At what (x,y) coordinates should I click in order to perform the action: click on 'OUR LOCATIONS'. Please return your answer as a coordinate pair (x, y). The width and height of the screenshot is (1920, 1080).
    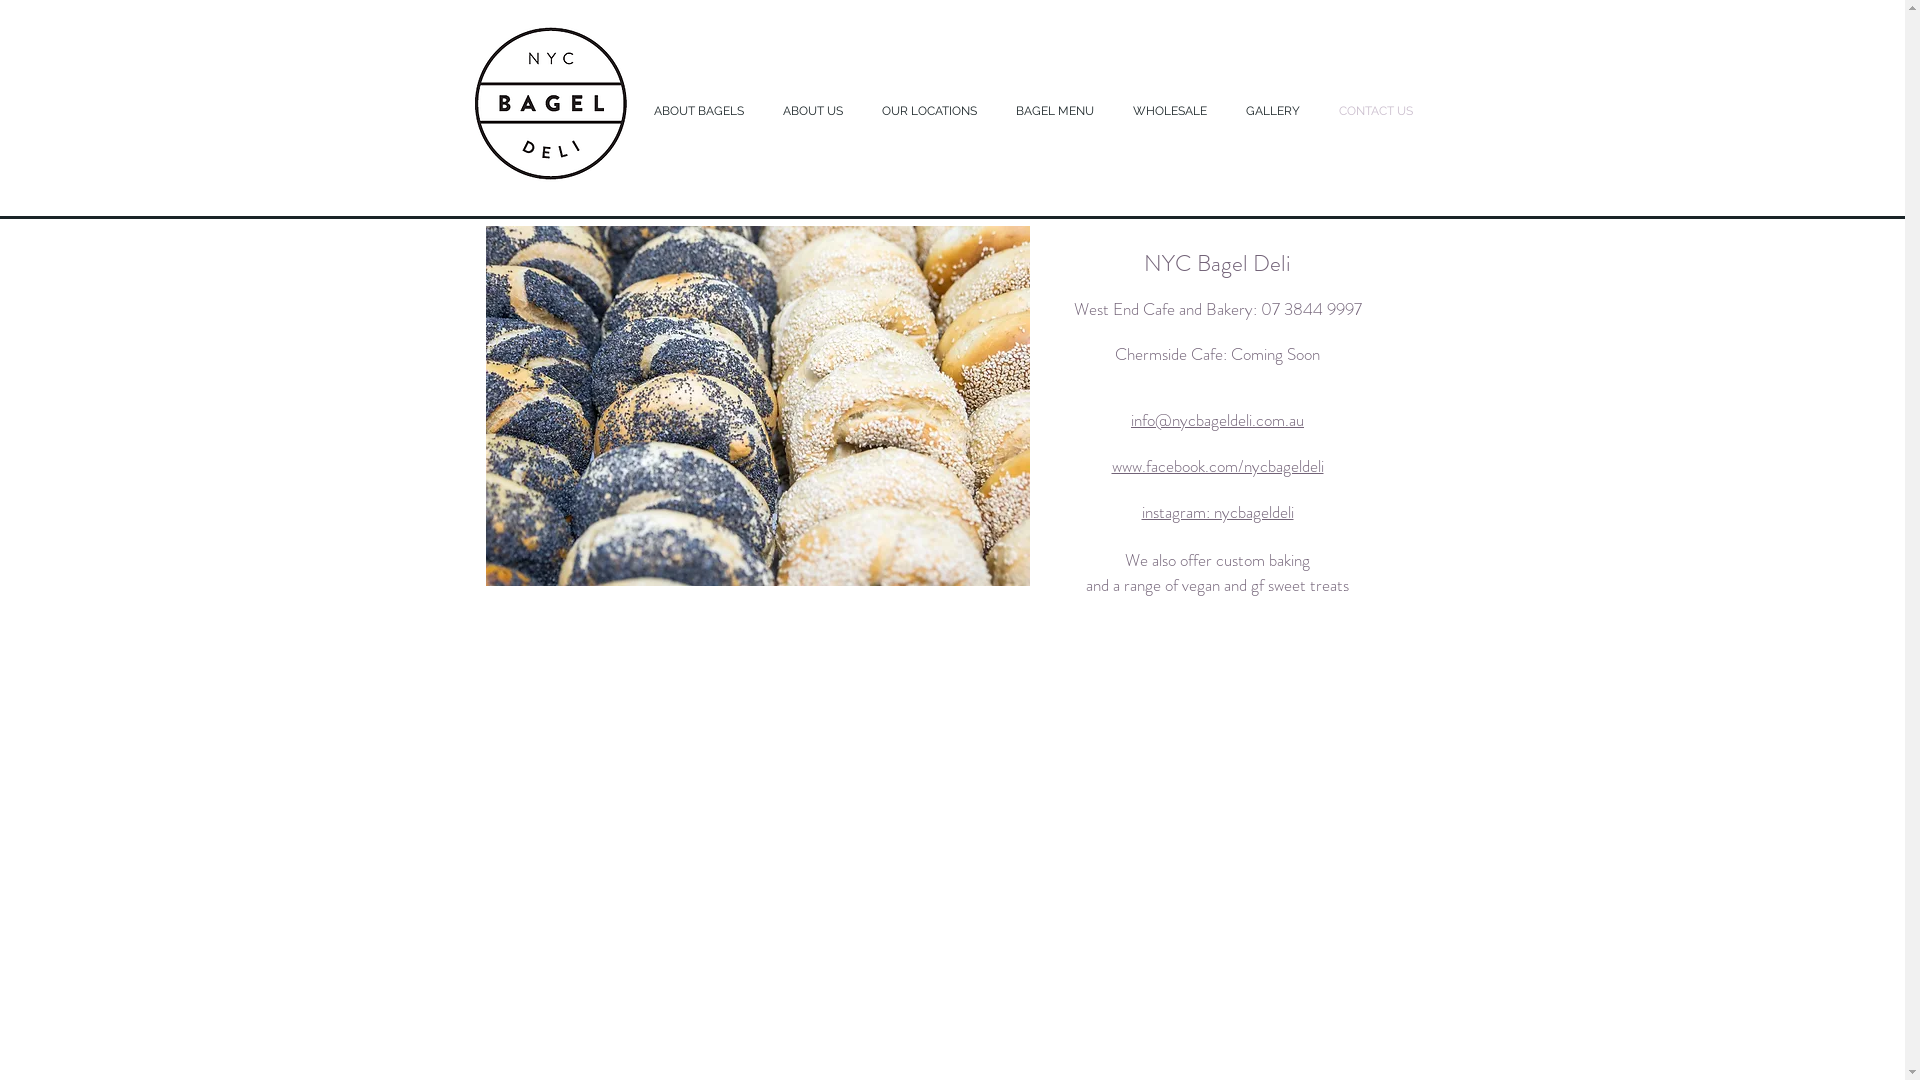
    Looking at the image, I should click on (931, 111).